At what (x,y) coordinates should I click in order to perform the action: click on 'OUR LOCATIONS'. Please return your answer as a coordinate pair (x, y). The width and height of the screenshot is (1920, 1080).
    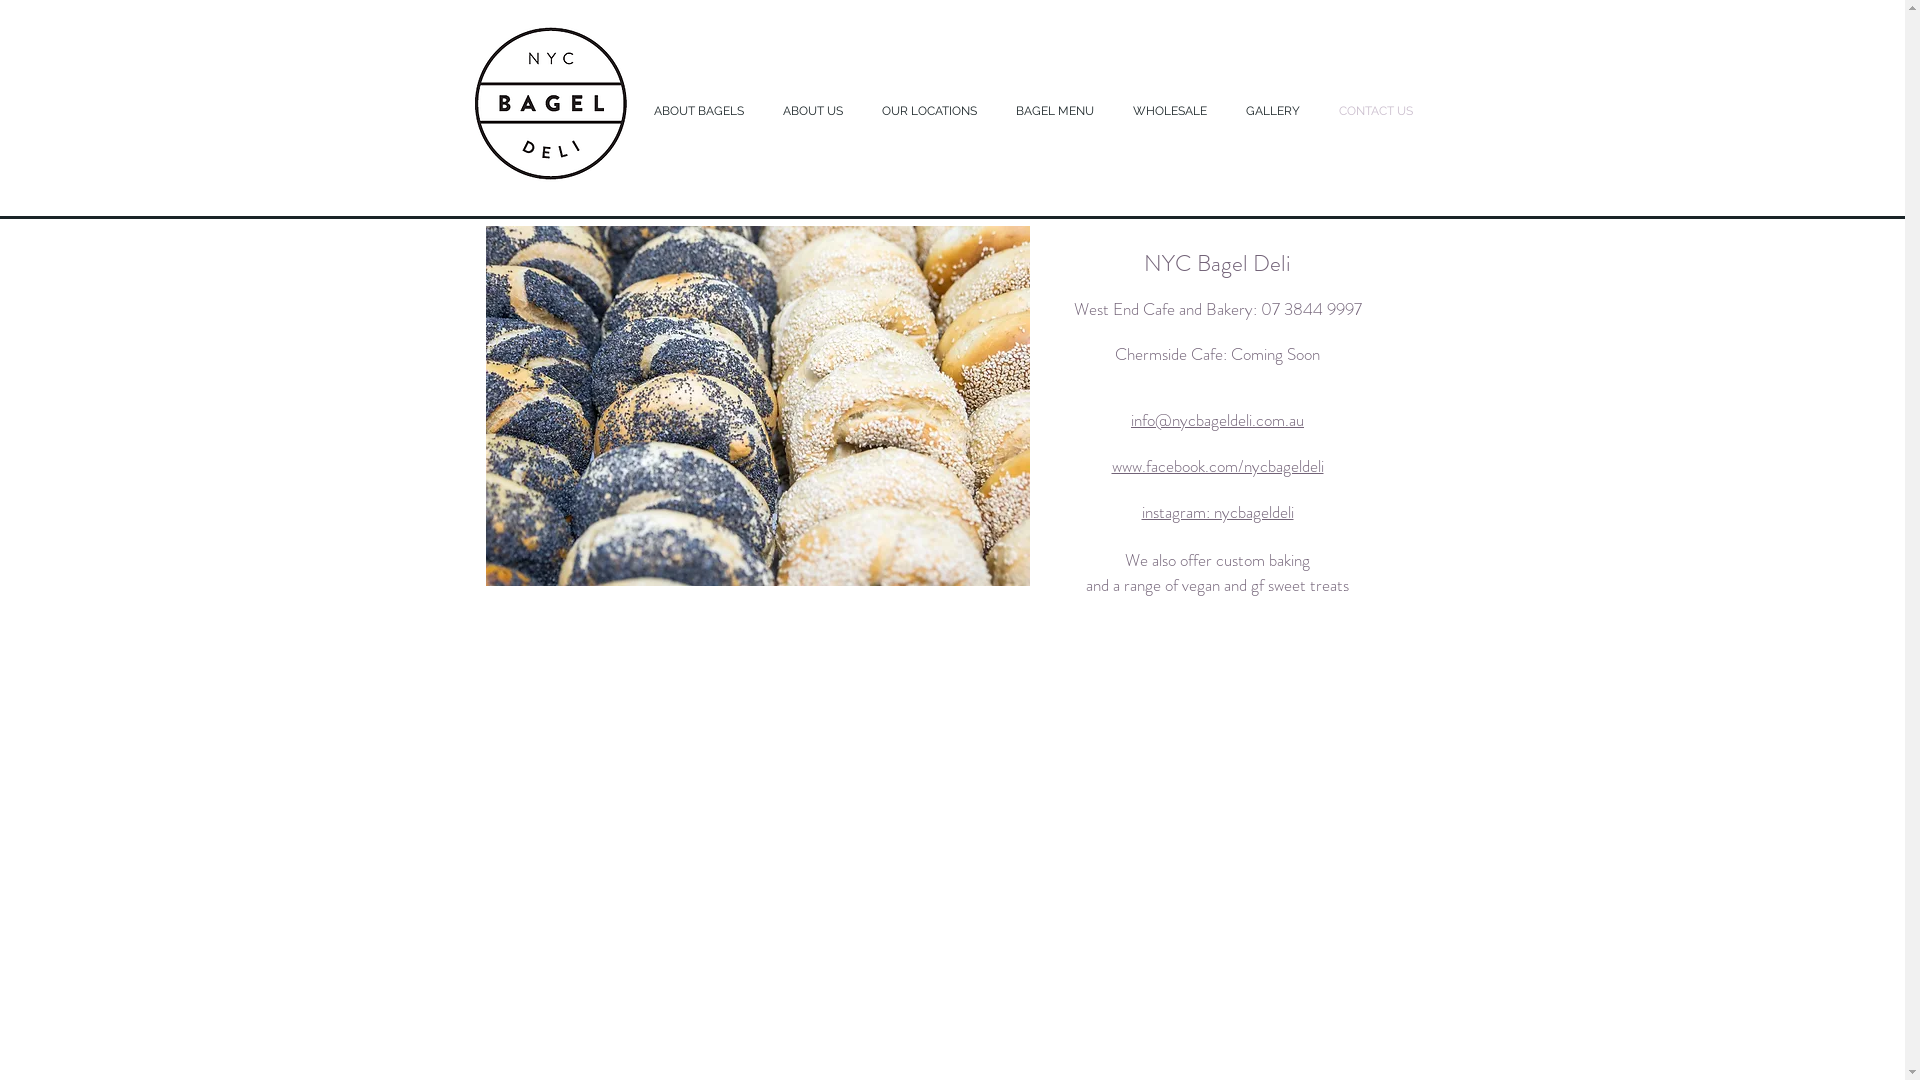
    Looking at the image, I should click on (931, 111).